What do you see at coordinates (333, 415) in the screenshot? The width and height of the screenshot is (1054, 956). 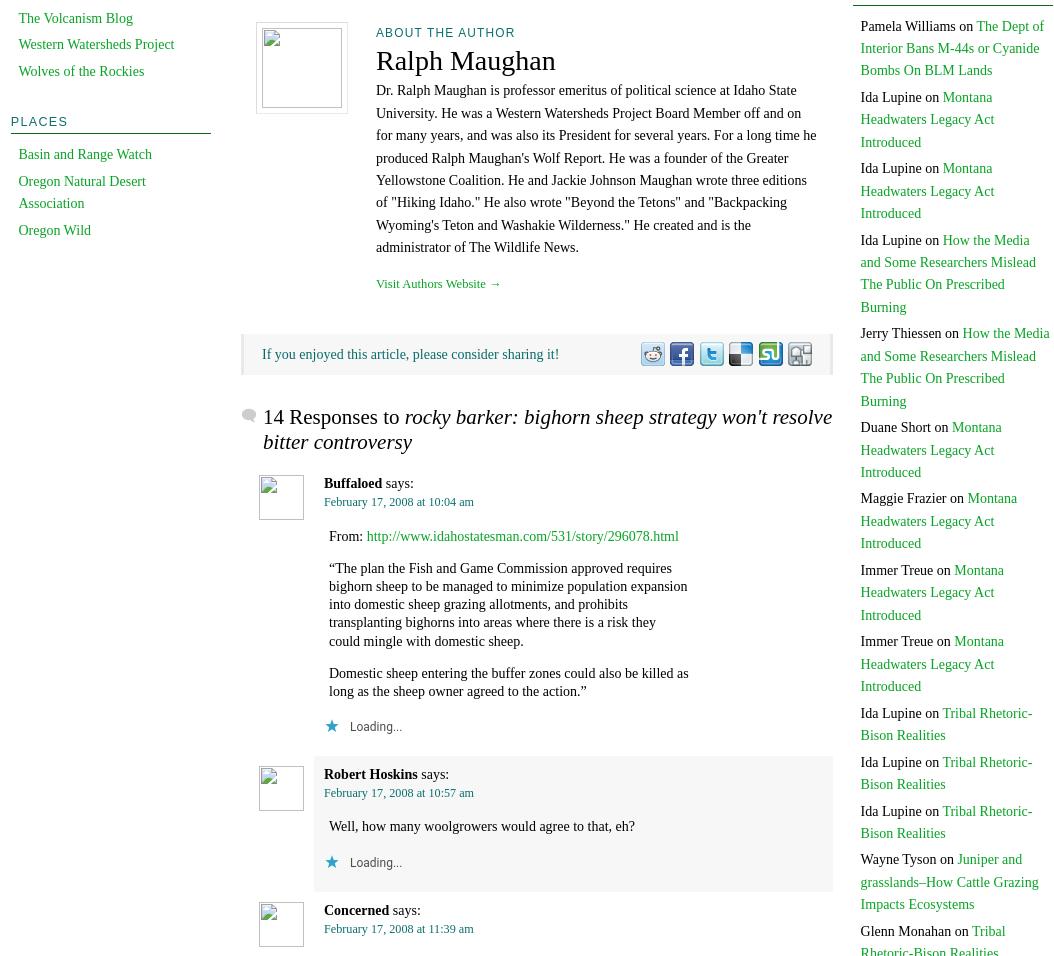 I see `'14 Responses to'` at bounding box center [333, 415].